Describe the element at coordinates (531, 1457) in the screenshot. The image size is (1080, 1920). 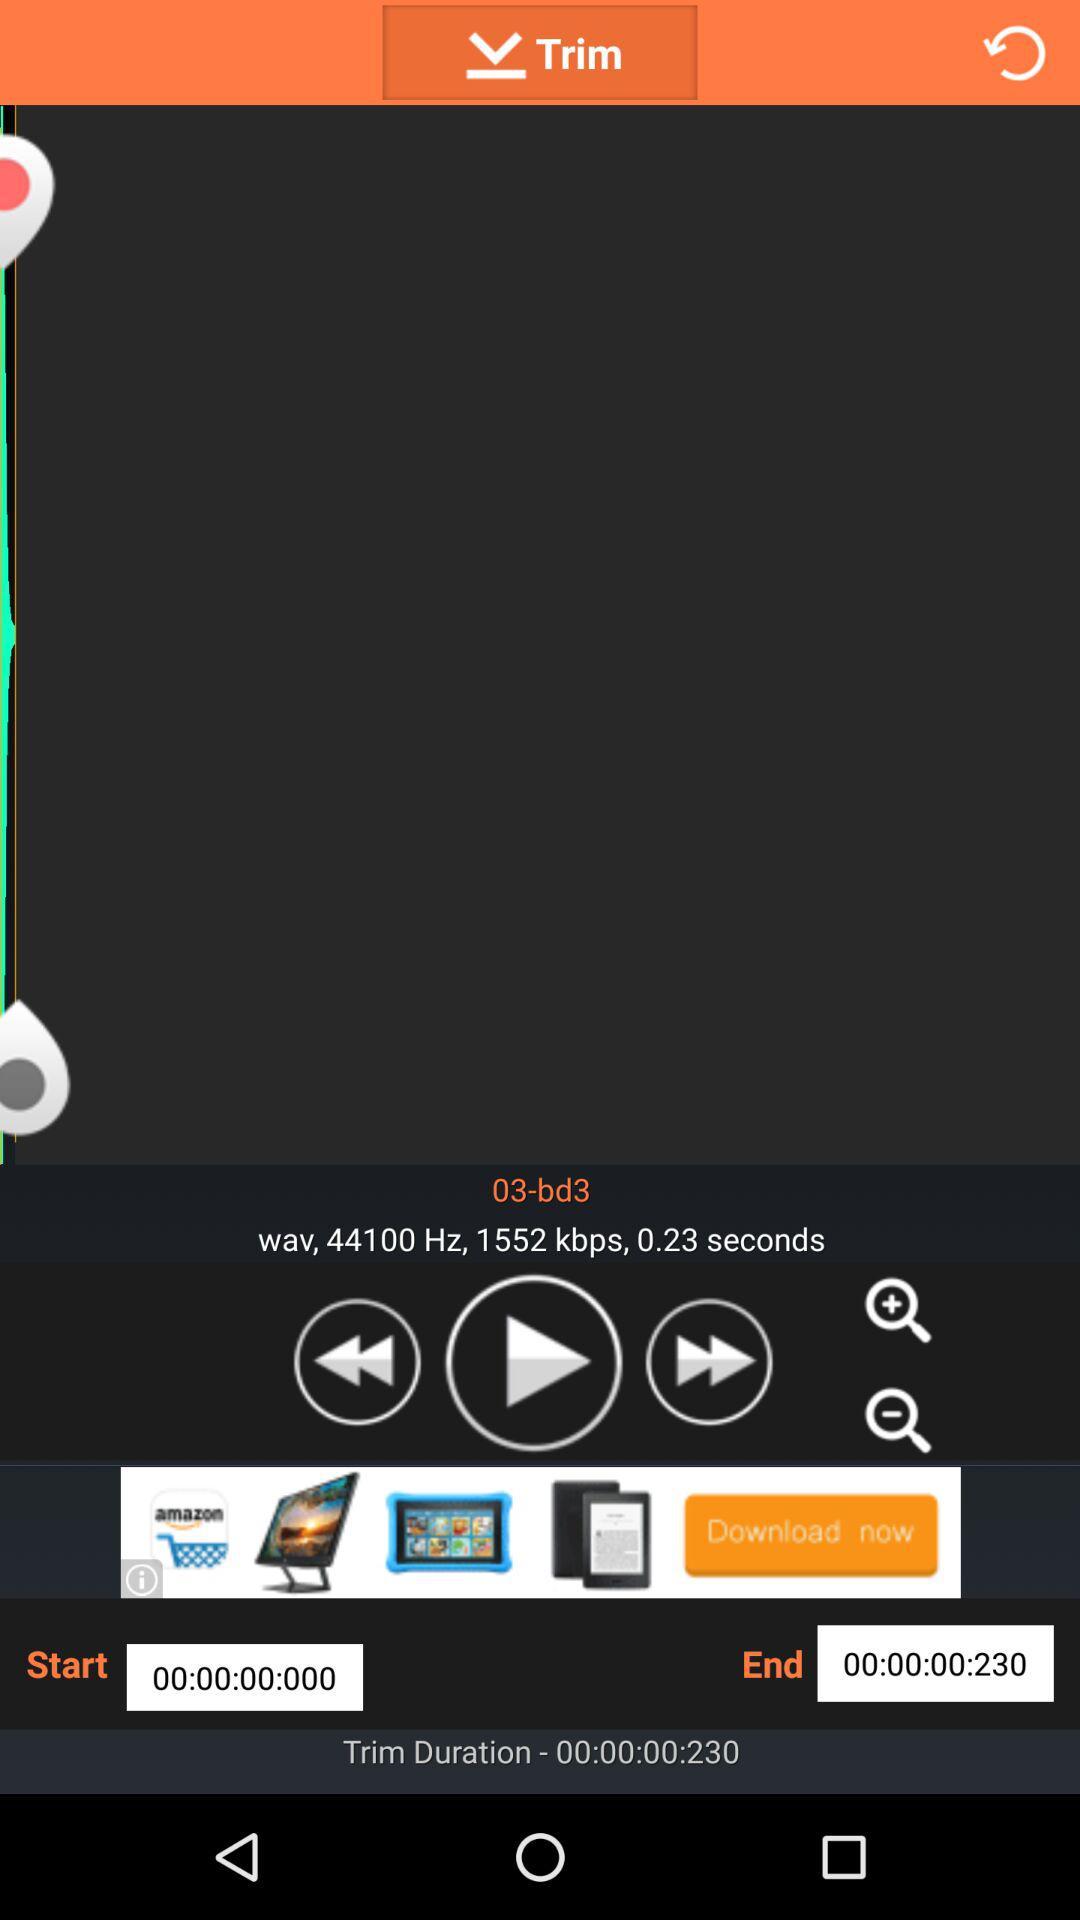
I see `the play icon` at that location.